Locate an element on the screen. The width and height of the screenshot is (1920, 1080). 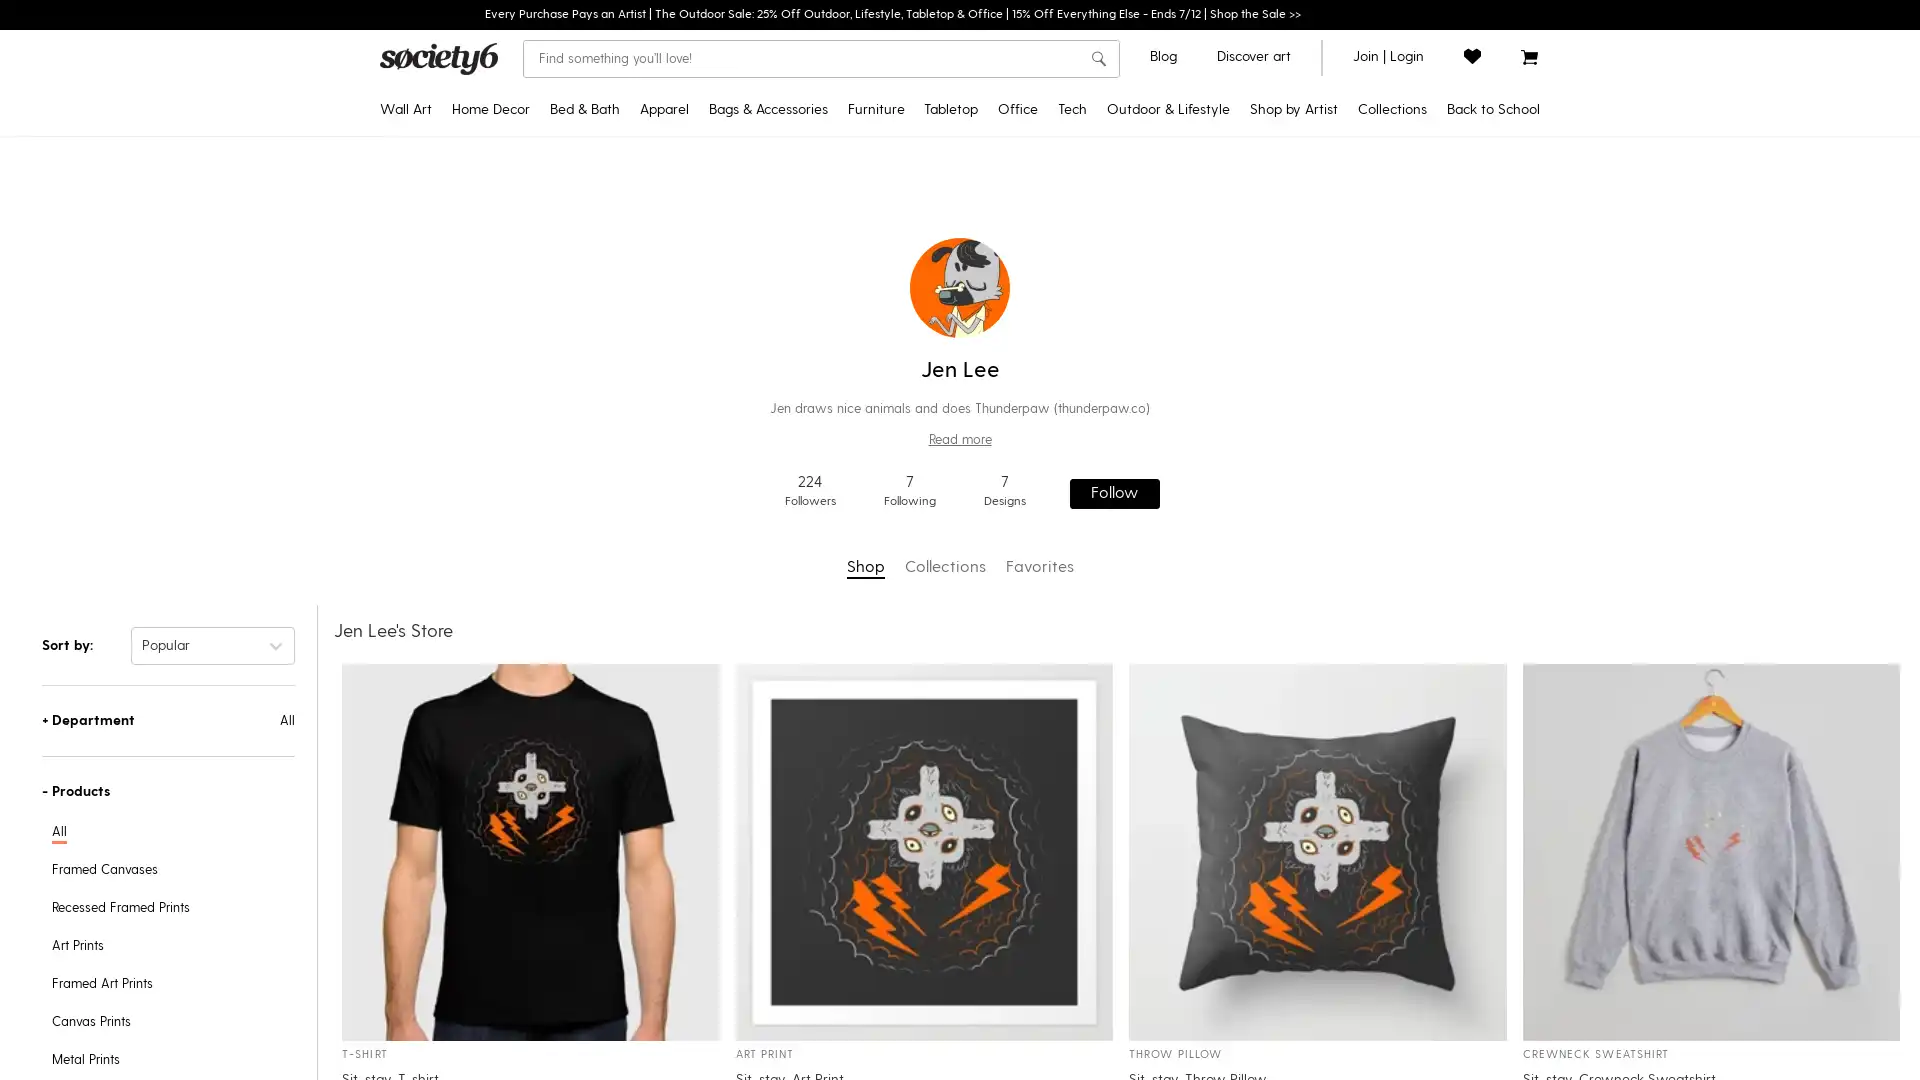
Trending Tapestries is located at coordinates (1438, 257).